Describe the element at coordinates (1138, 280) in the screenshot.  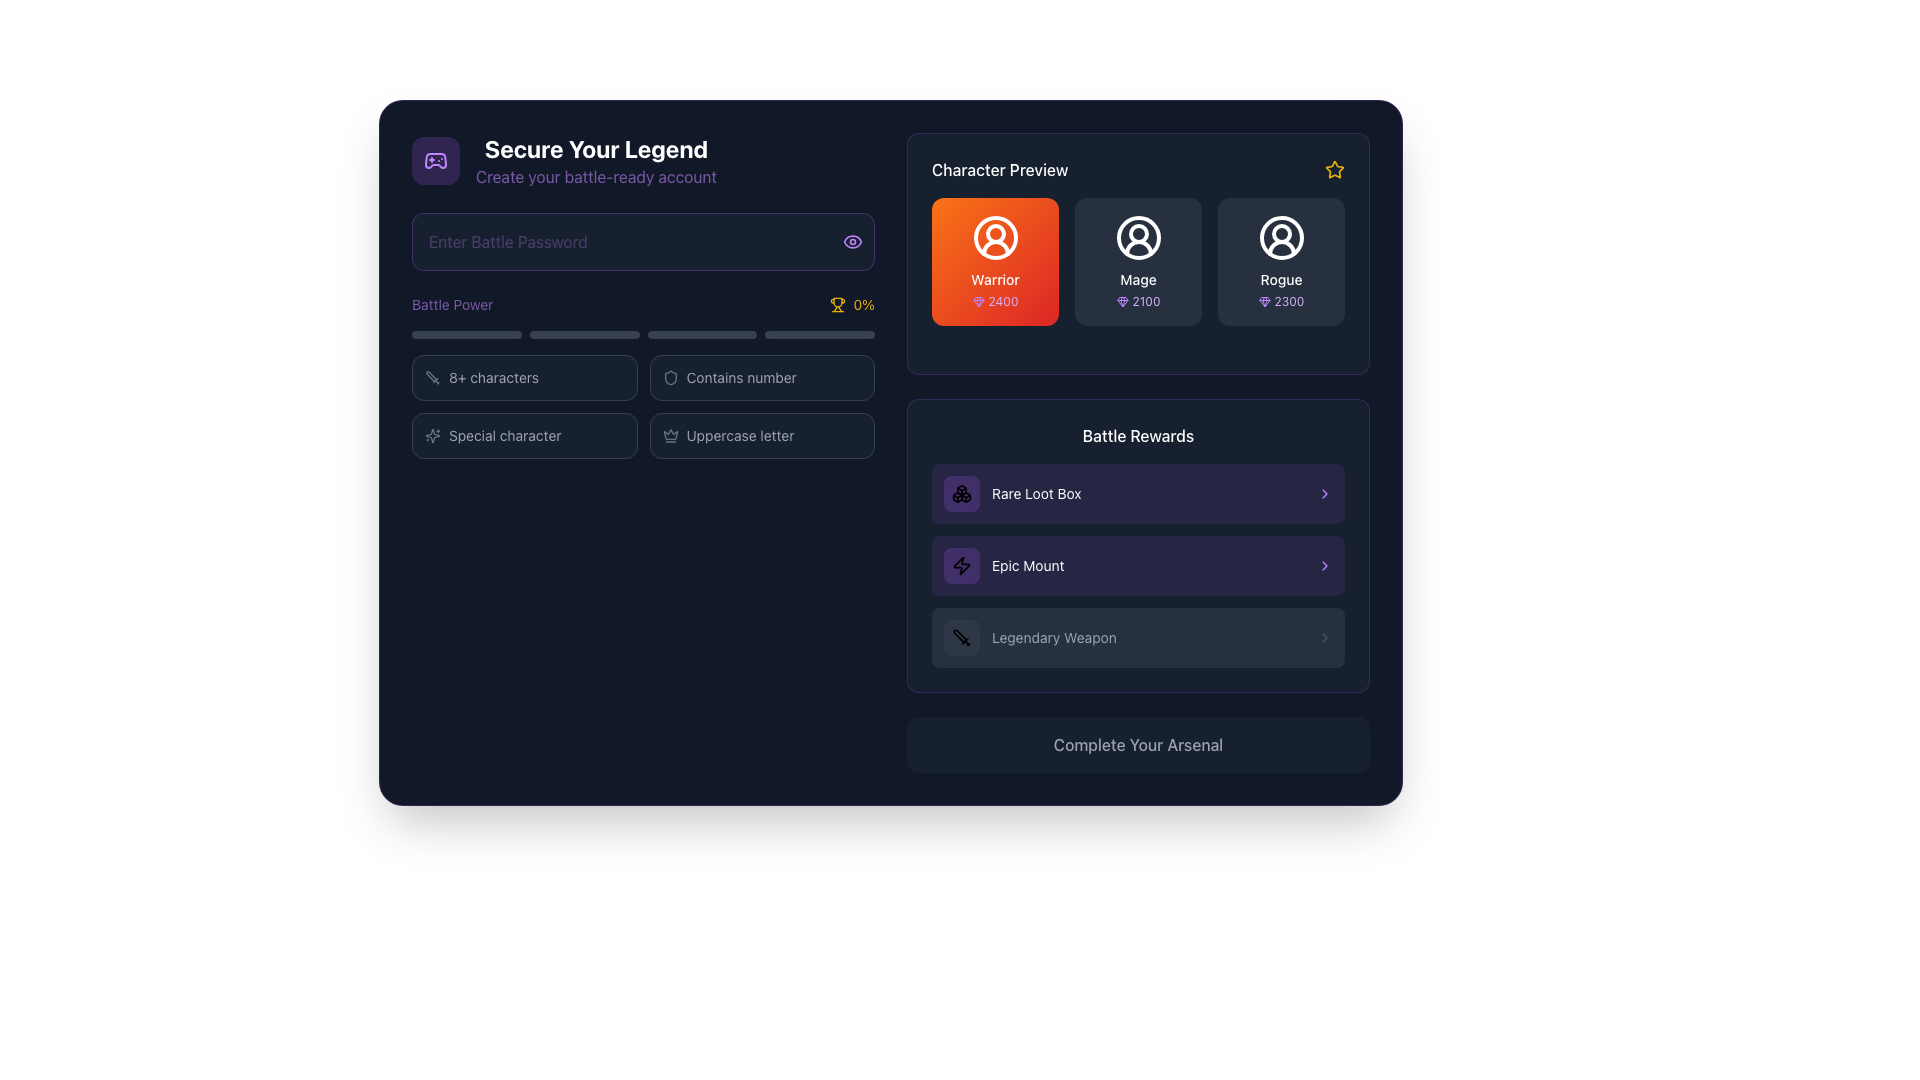
I see `the text label displaying 'Mage' in white color located in the 'Character Preview' section, which is the second character label from the left` at that location.